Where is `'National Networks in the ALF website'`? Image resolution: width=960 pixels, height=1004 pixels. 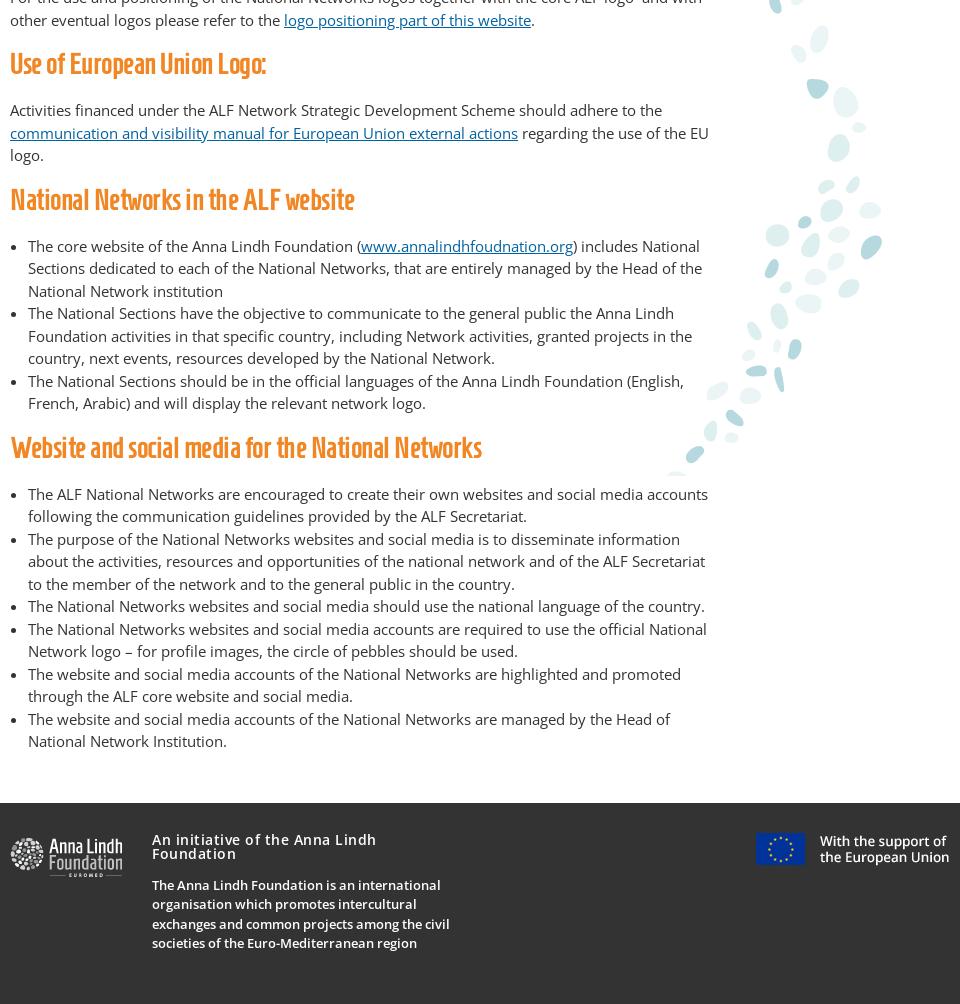
'National Networks in the ALF website' is located at coordinates (182, 198).